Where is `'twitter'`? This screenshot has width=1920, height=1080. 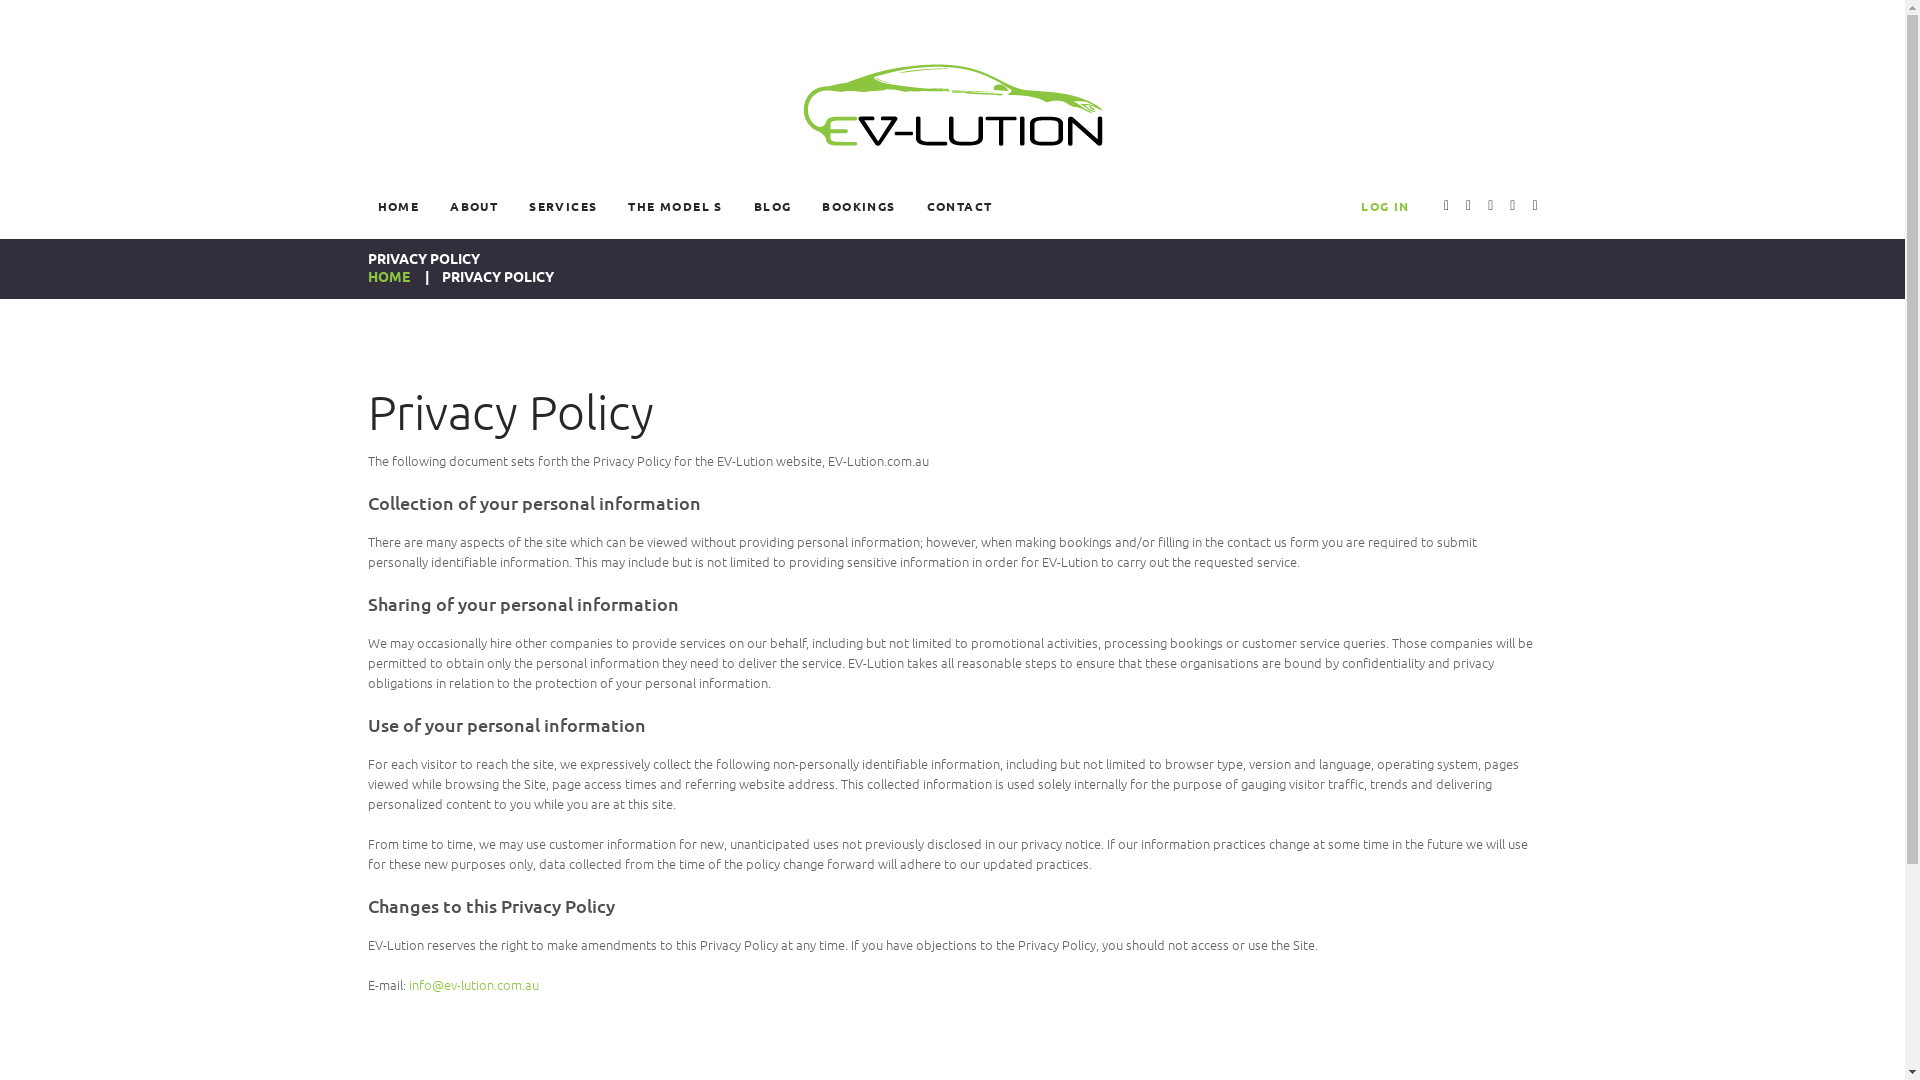
'twitter' is located at coordinates (1465, 207).